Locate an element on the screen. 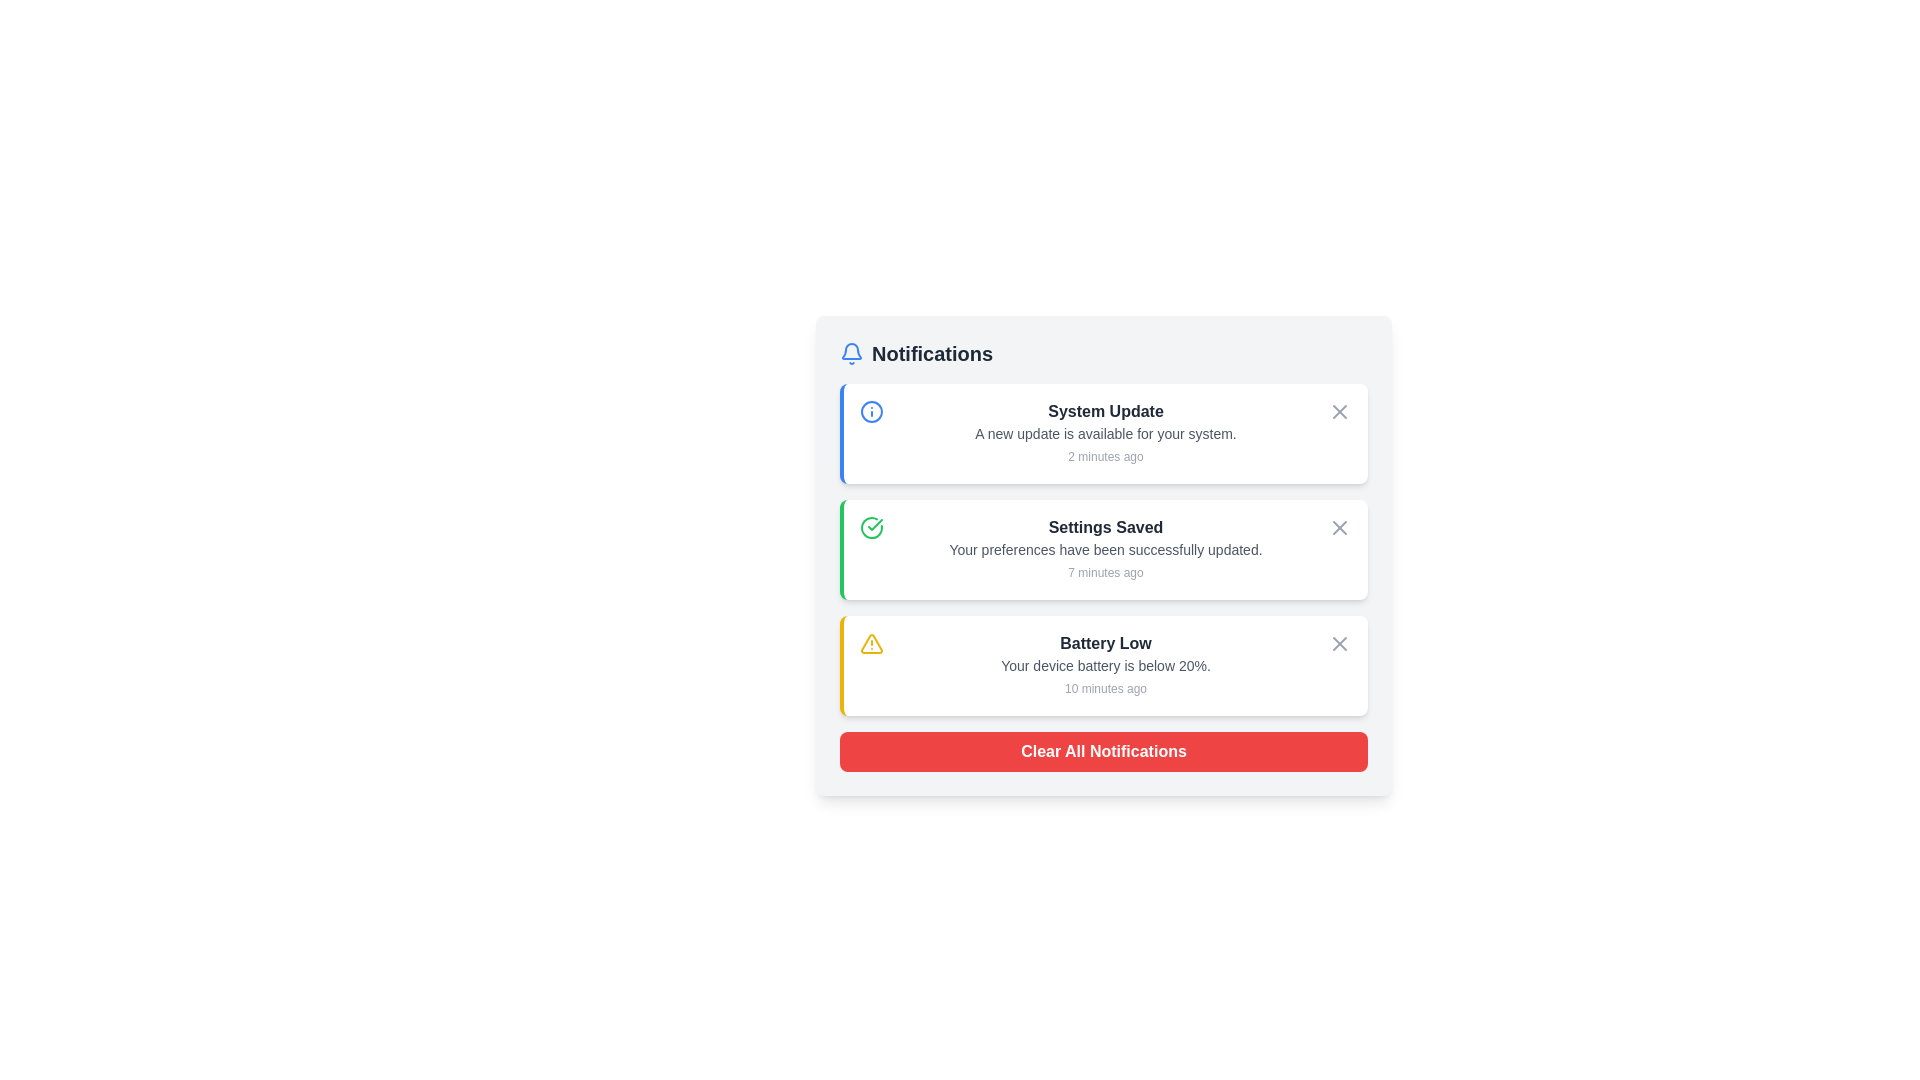 This screenshot has height=1080, width=1920. the static text label displaying '7 minutes ago', which is positioned in the bottom-right corner of the notification block below the 'Settings Saved' heading is located at coordinates (1104, 573).